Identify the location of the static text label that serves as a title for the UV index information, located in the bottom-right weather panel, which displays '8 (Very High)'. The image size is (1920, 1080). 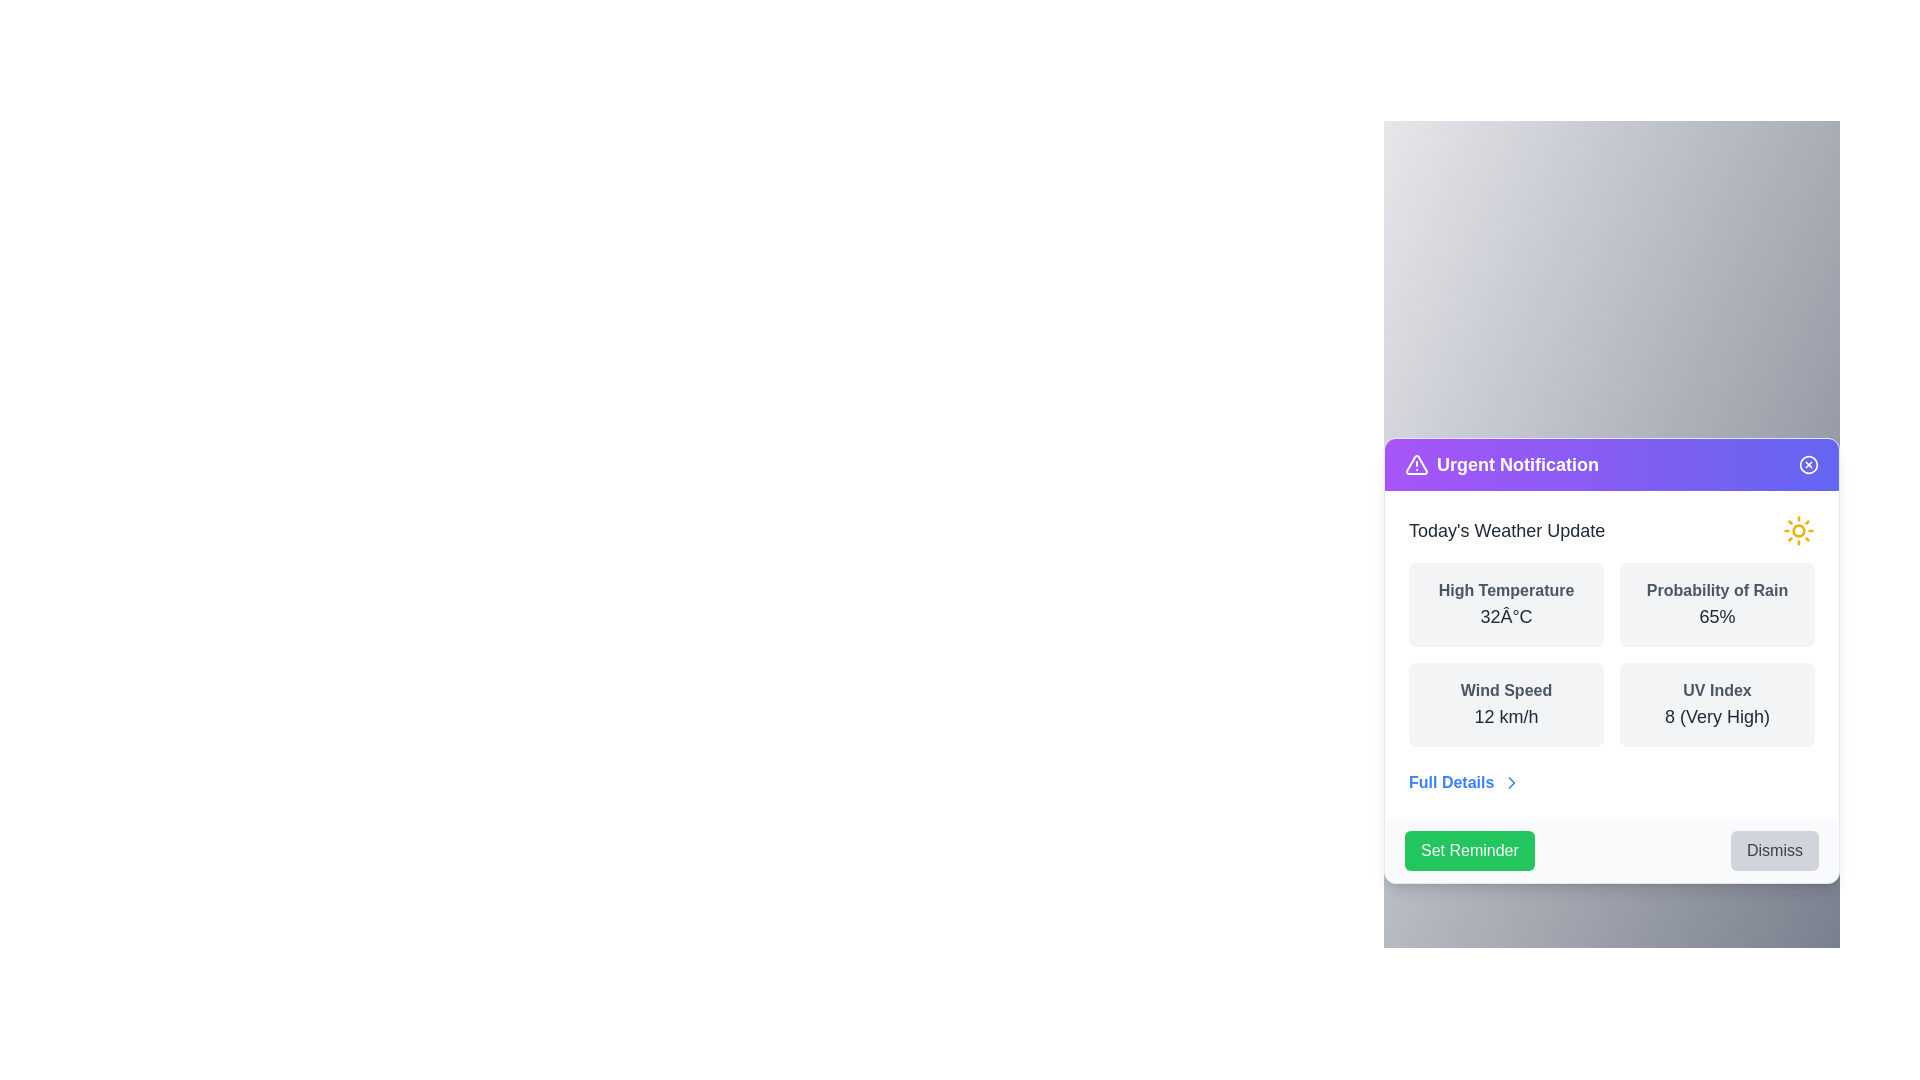
(1716, 689).